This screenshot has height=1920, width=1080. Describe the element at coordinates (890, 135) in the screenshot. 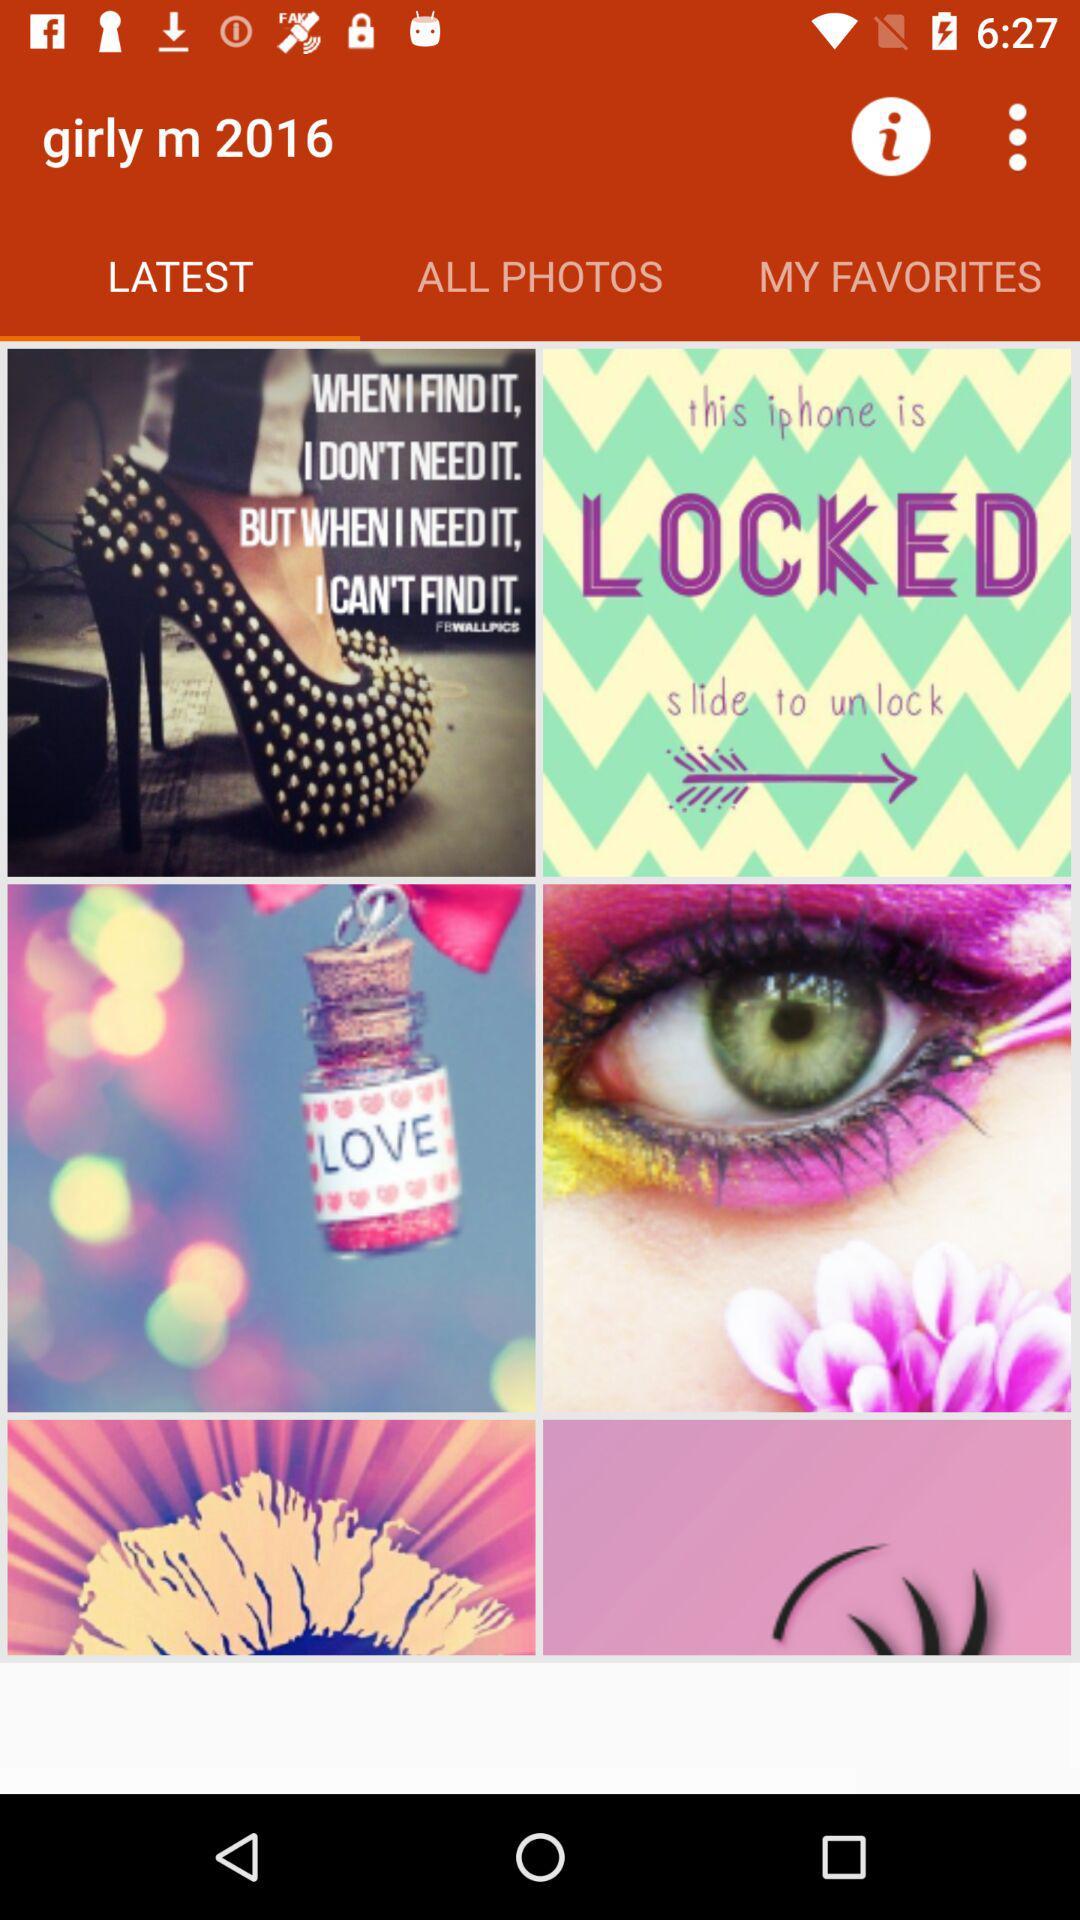

I see `the app above the my favorites app` at that location.